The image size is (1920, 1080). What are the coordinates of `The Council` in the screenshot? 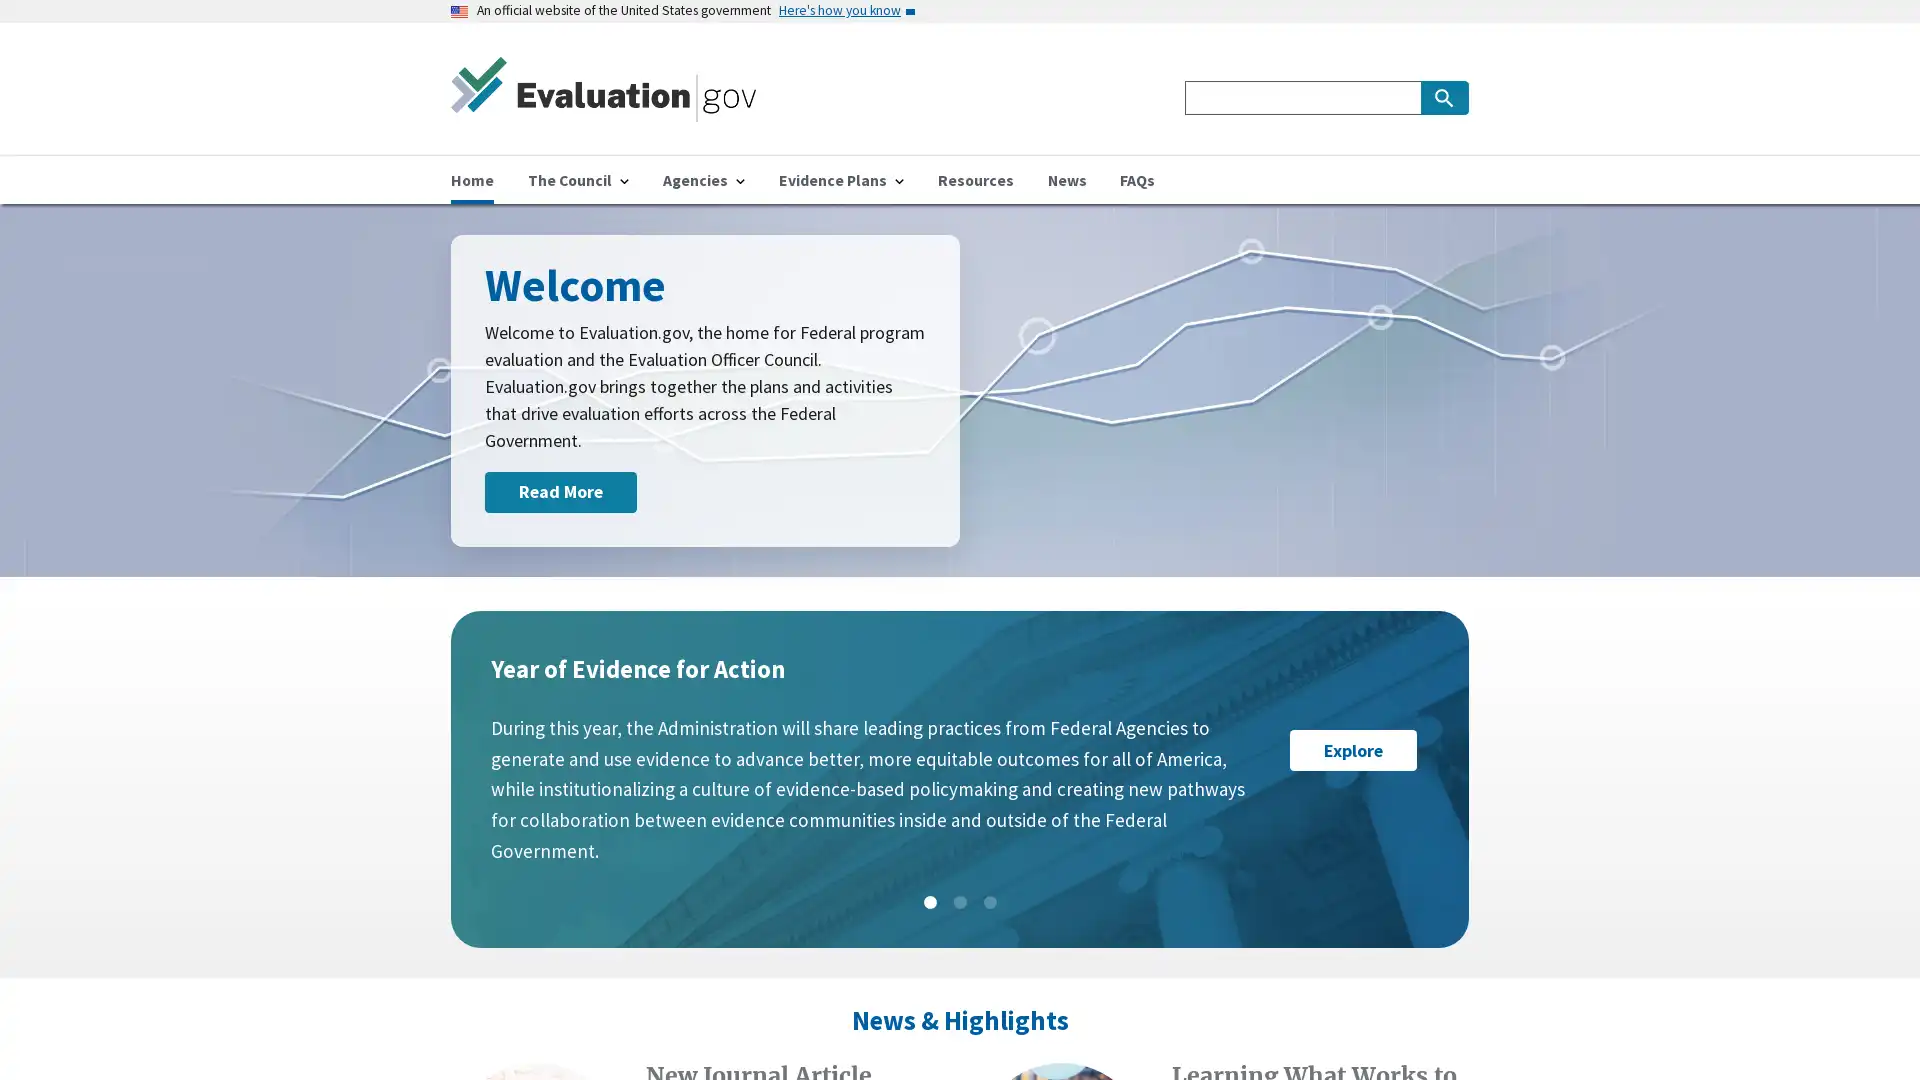 It's located at (577, 180).